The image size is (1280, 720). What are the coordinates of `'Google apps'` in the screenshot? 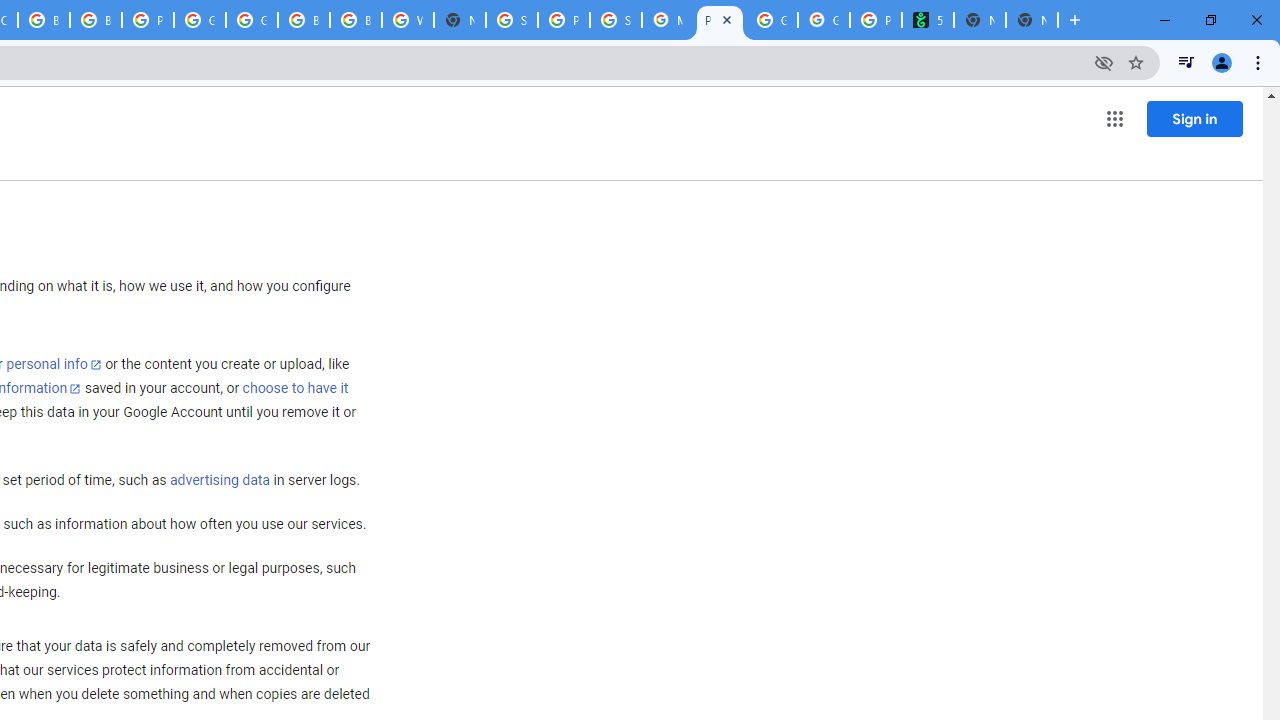 It's located at (1113, 119).